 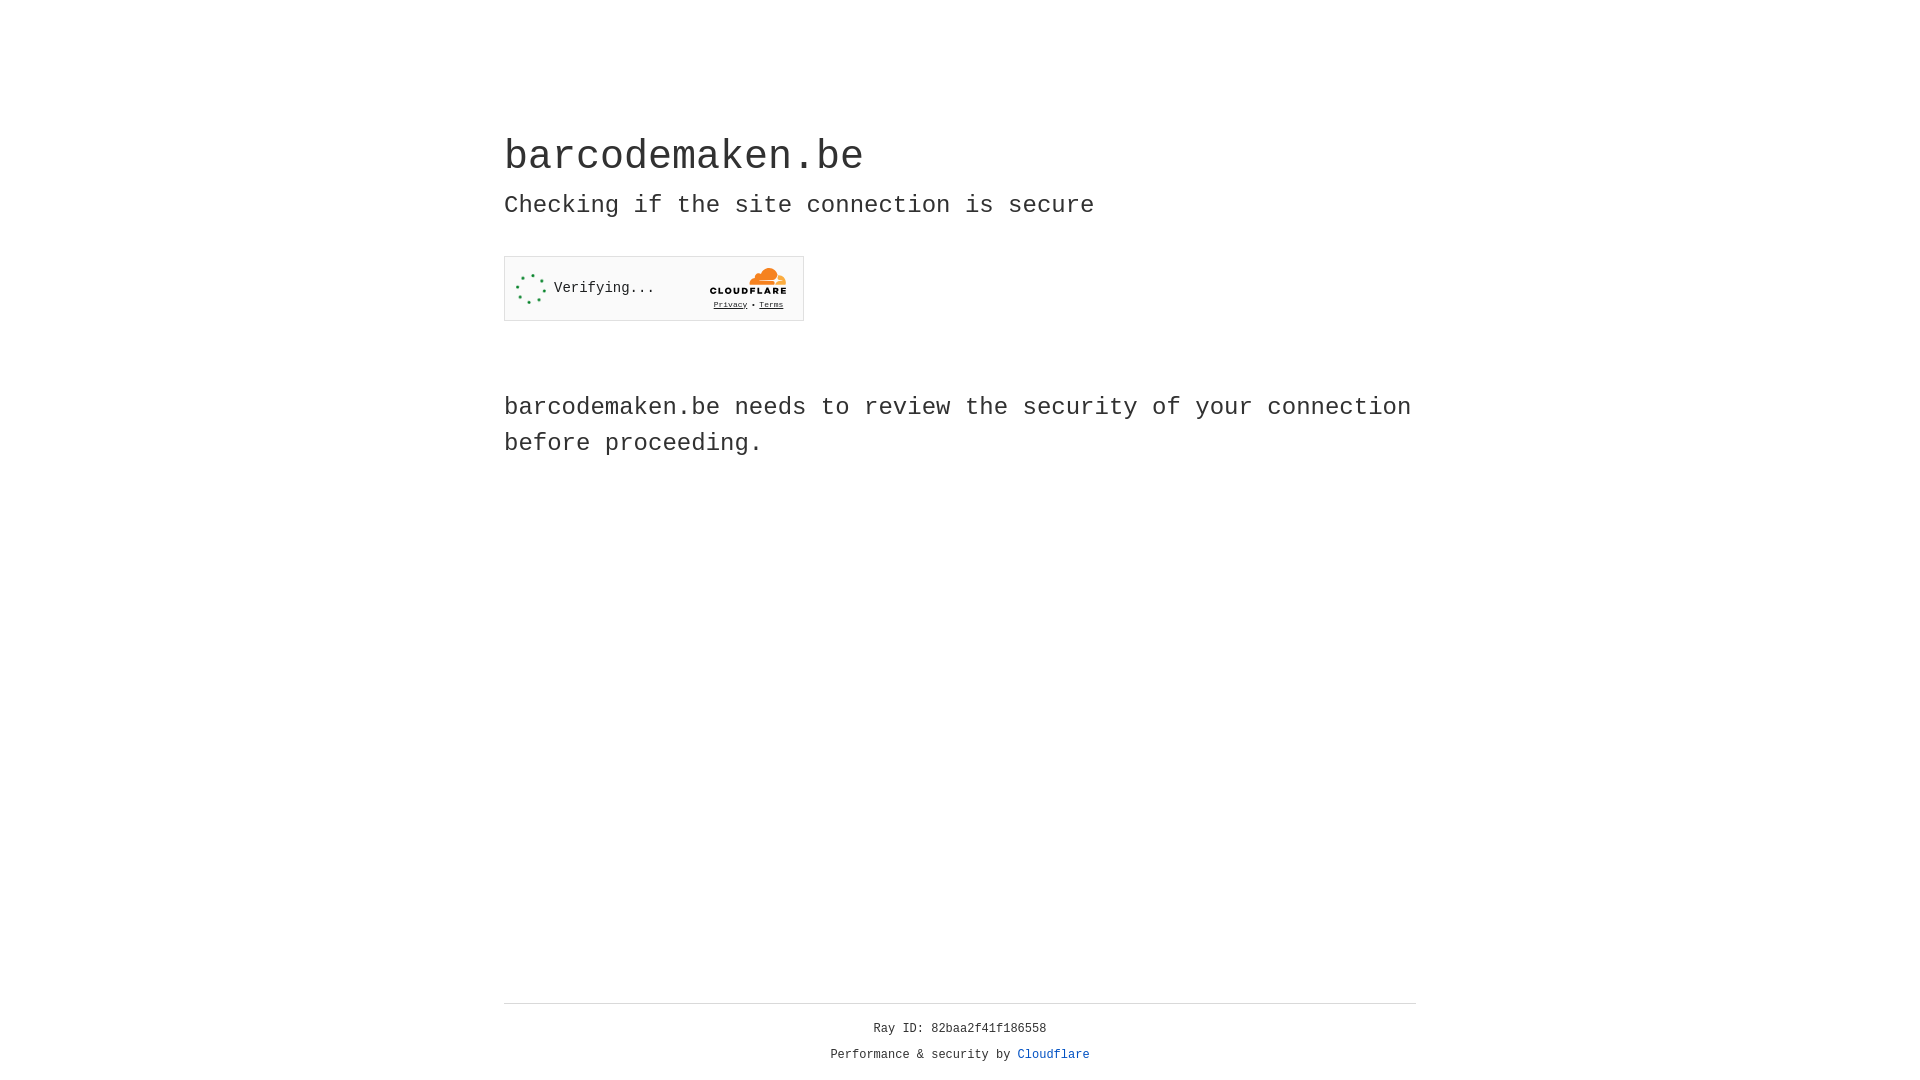 What do you see at coordinates (653, 288) in the screenshot?
I see `'Widget containing a Cloudflare security challenge'` at bounding box center [653, 288].